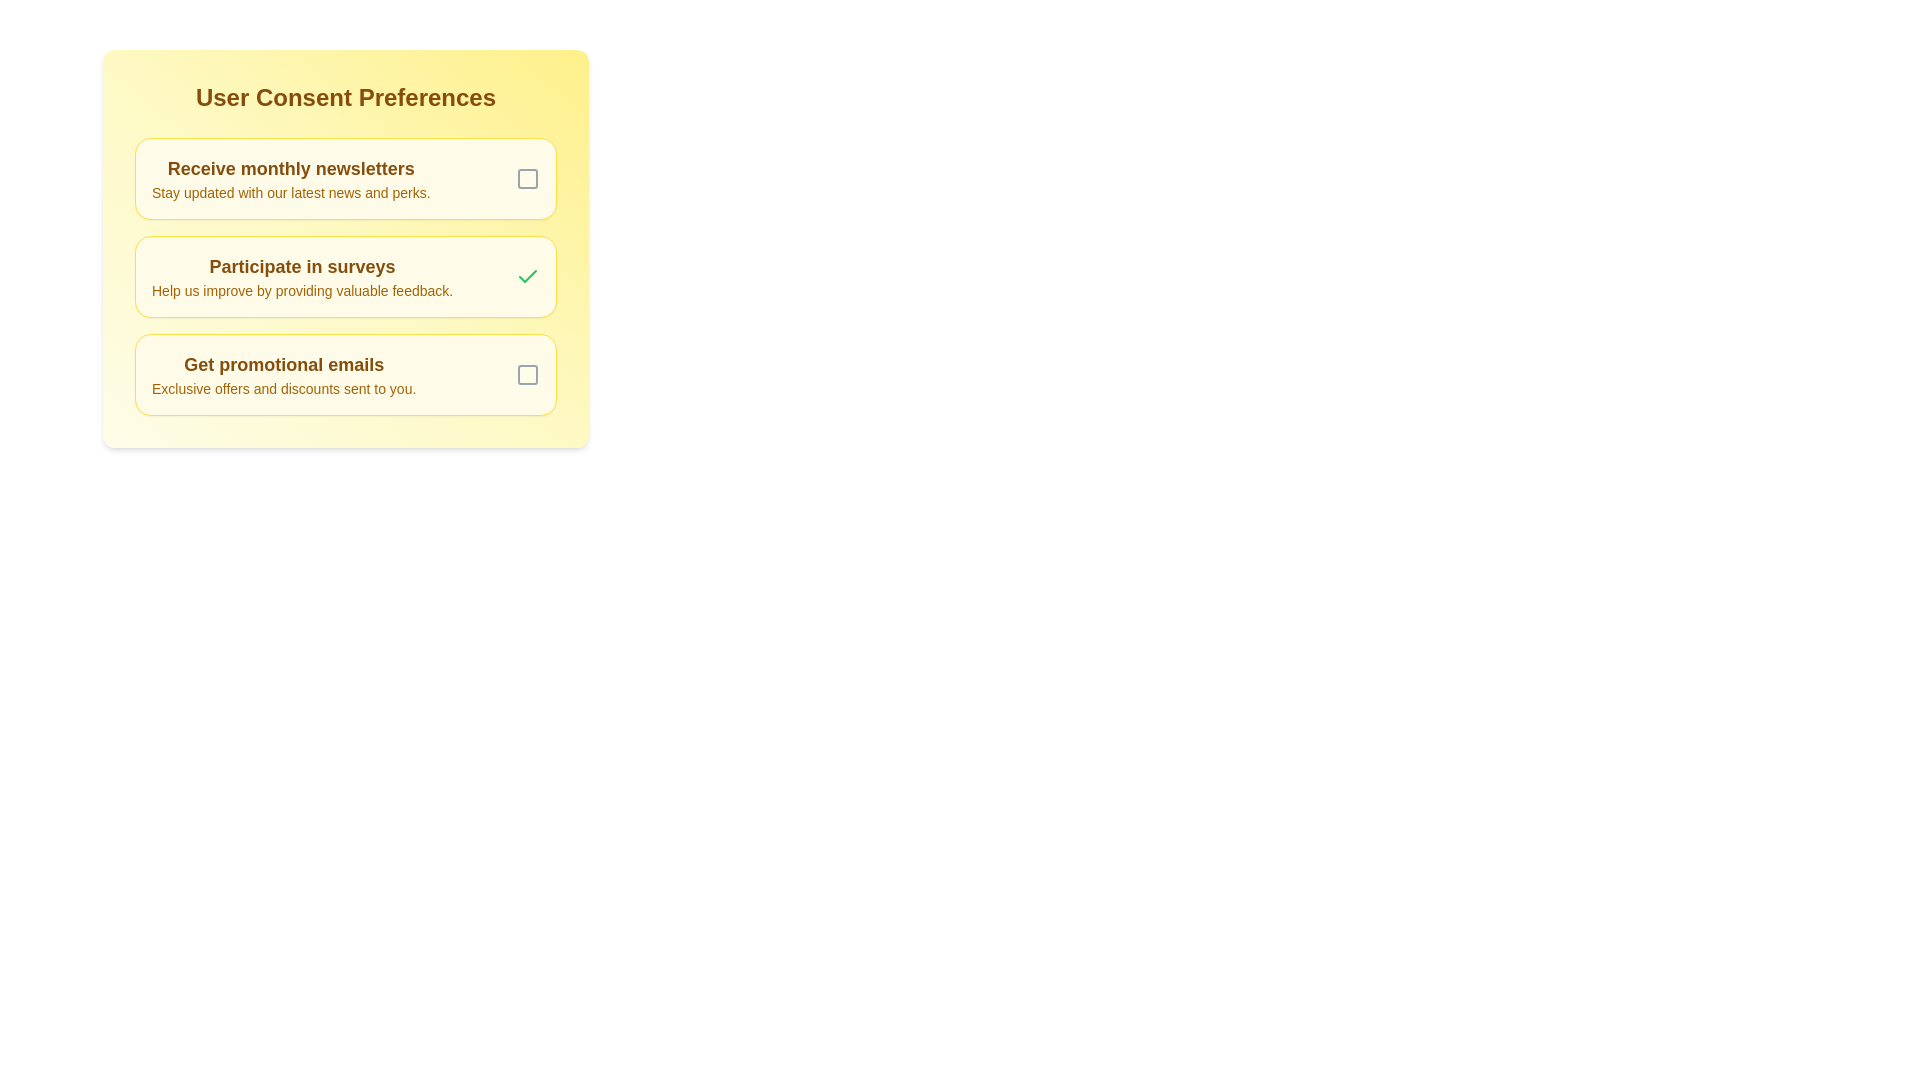 The image size is (1920, 1080). What do you see at coordinates (528, 276) in the screenshot?
I see `the green checkmark icon in the 'Participate in surveys' section of the consent preferences component, which signifies a selection or confirmation` at bounding box center [528, 276].